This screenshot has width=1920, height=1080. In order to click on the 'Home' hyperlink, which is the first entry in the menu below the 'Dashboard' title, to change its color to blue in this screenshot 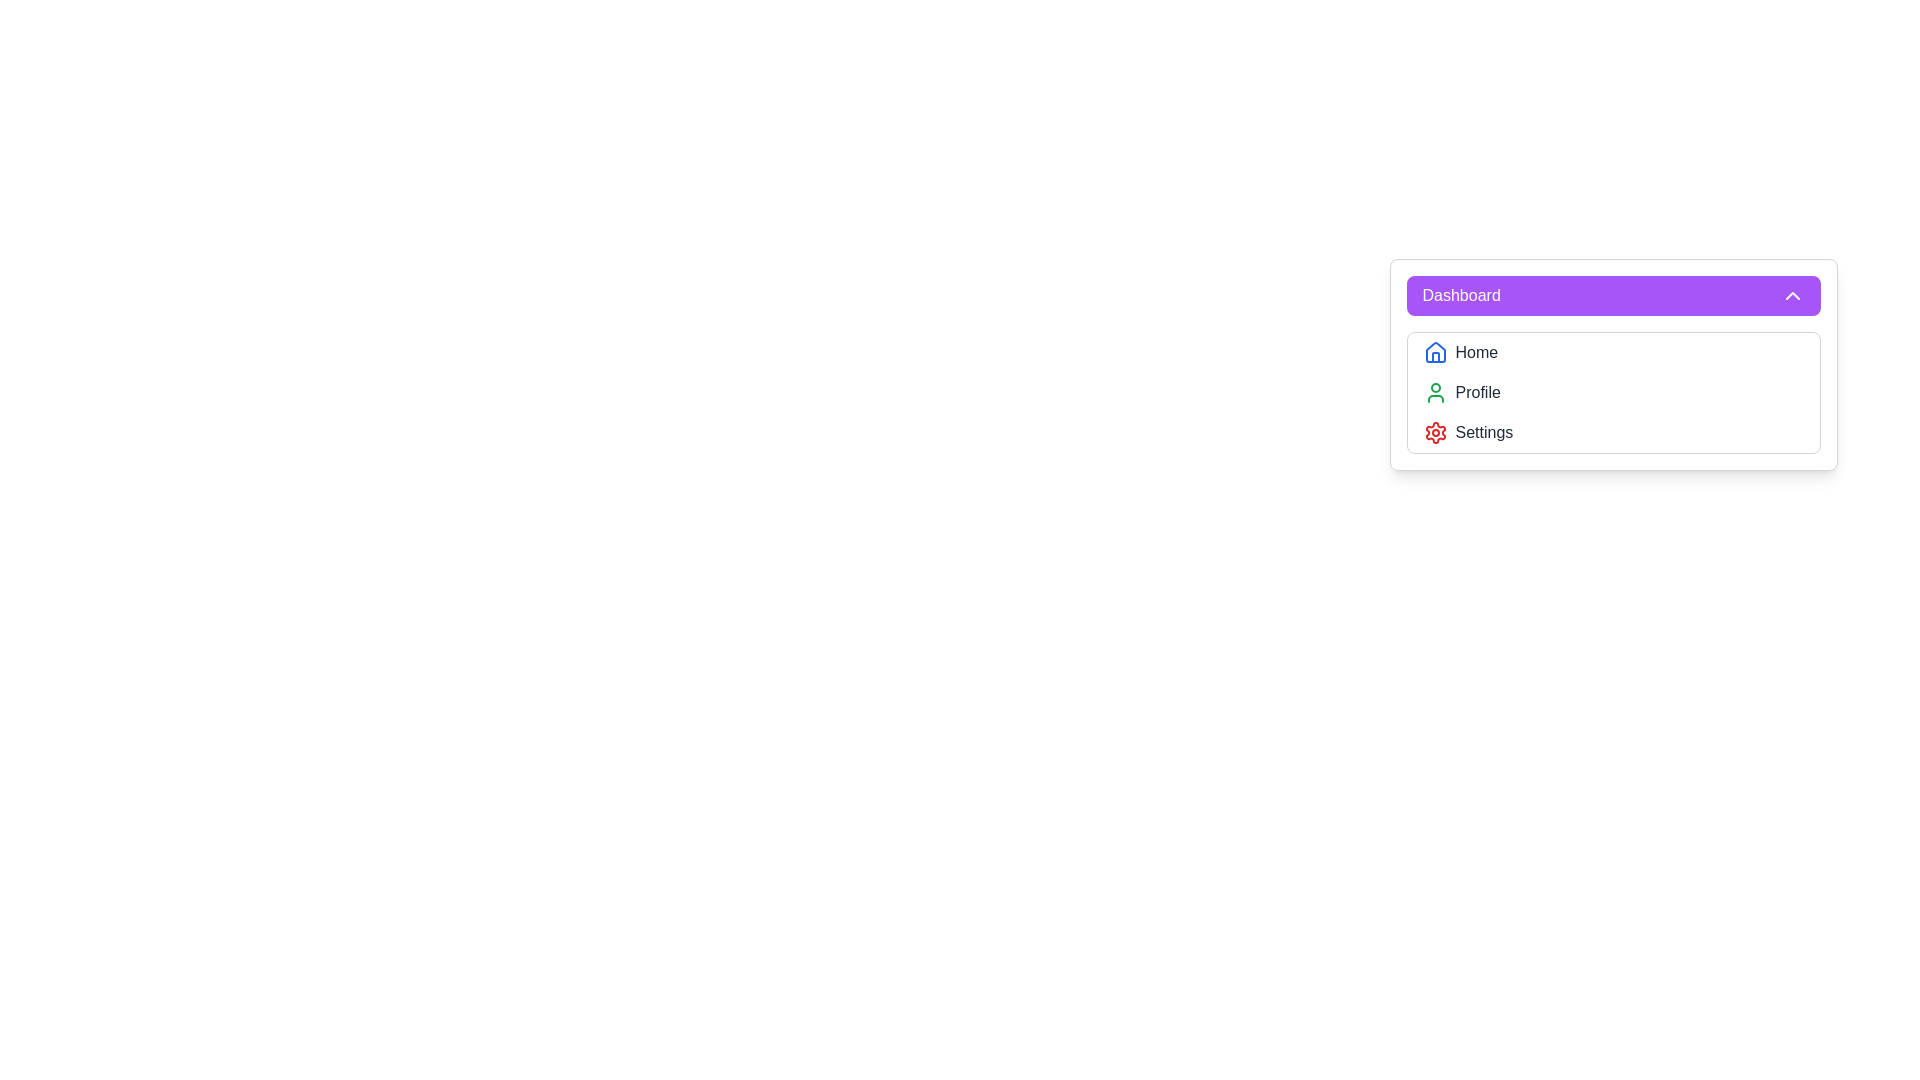, I will do `click(1476, 352)`.